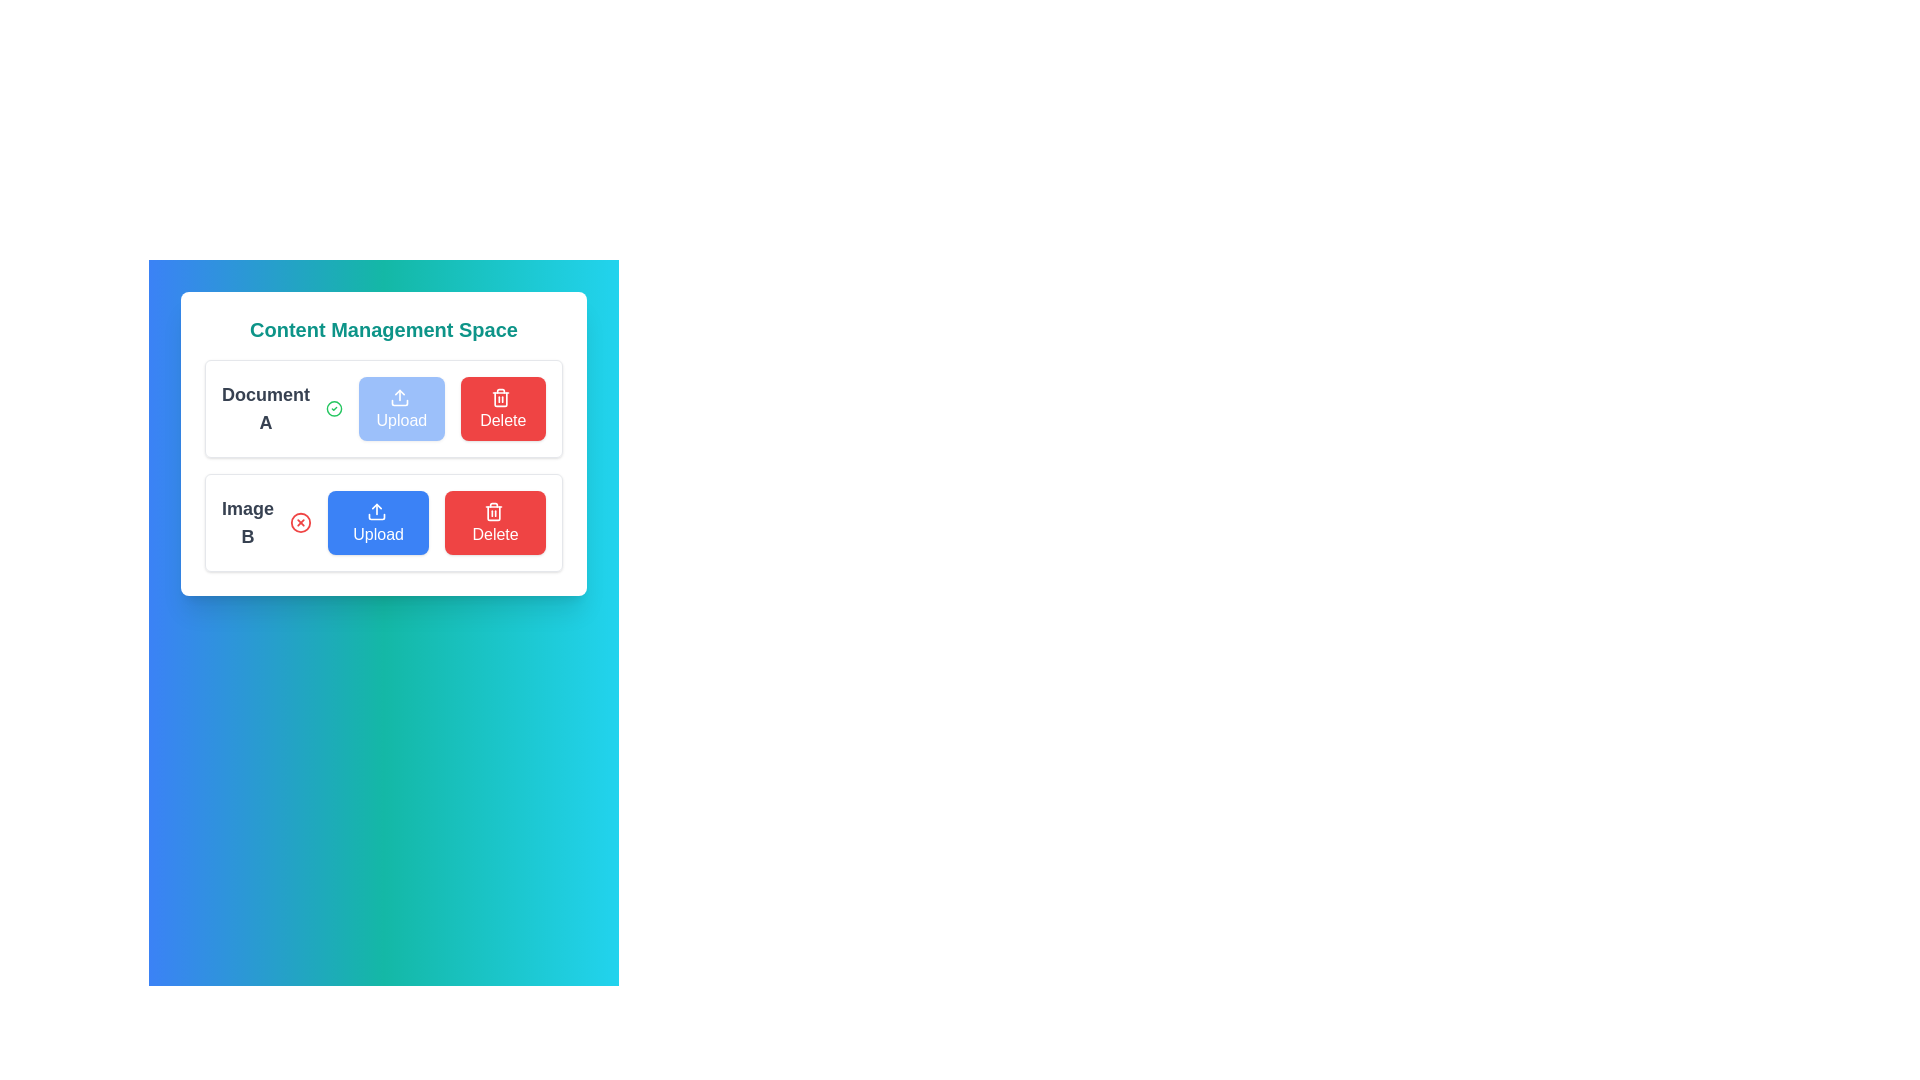  I want to click on the horizontal bar-shaped component of the upload icon within the SVG graphic, located in the right section of the second row of the content management interface, so click(399, 402).